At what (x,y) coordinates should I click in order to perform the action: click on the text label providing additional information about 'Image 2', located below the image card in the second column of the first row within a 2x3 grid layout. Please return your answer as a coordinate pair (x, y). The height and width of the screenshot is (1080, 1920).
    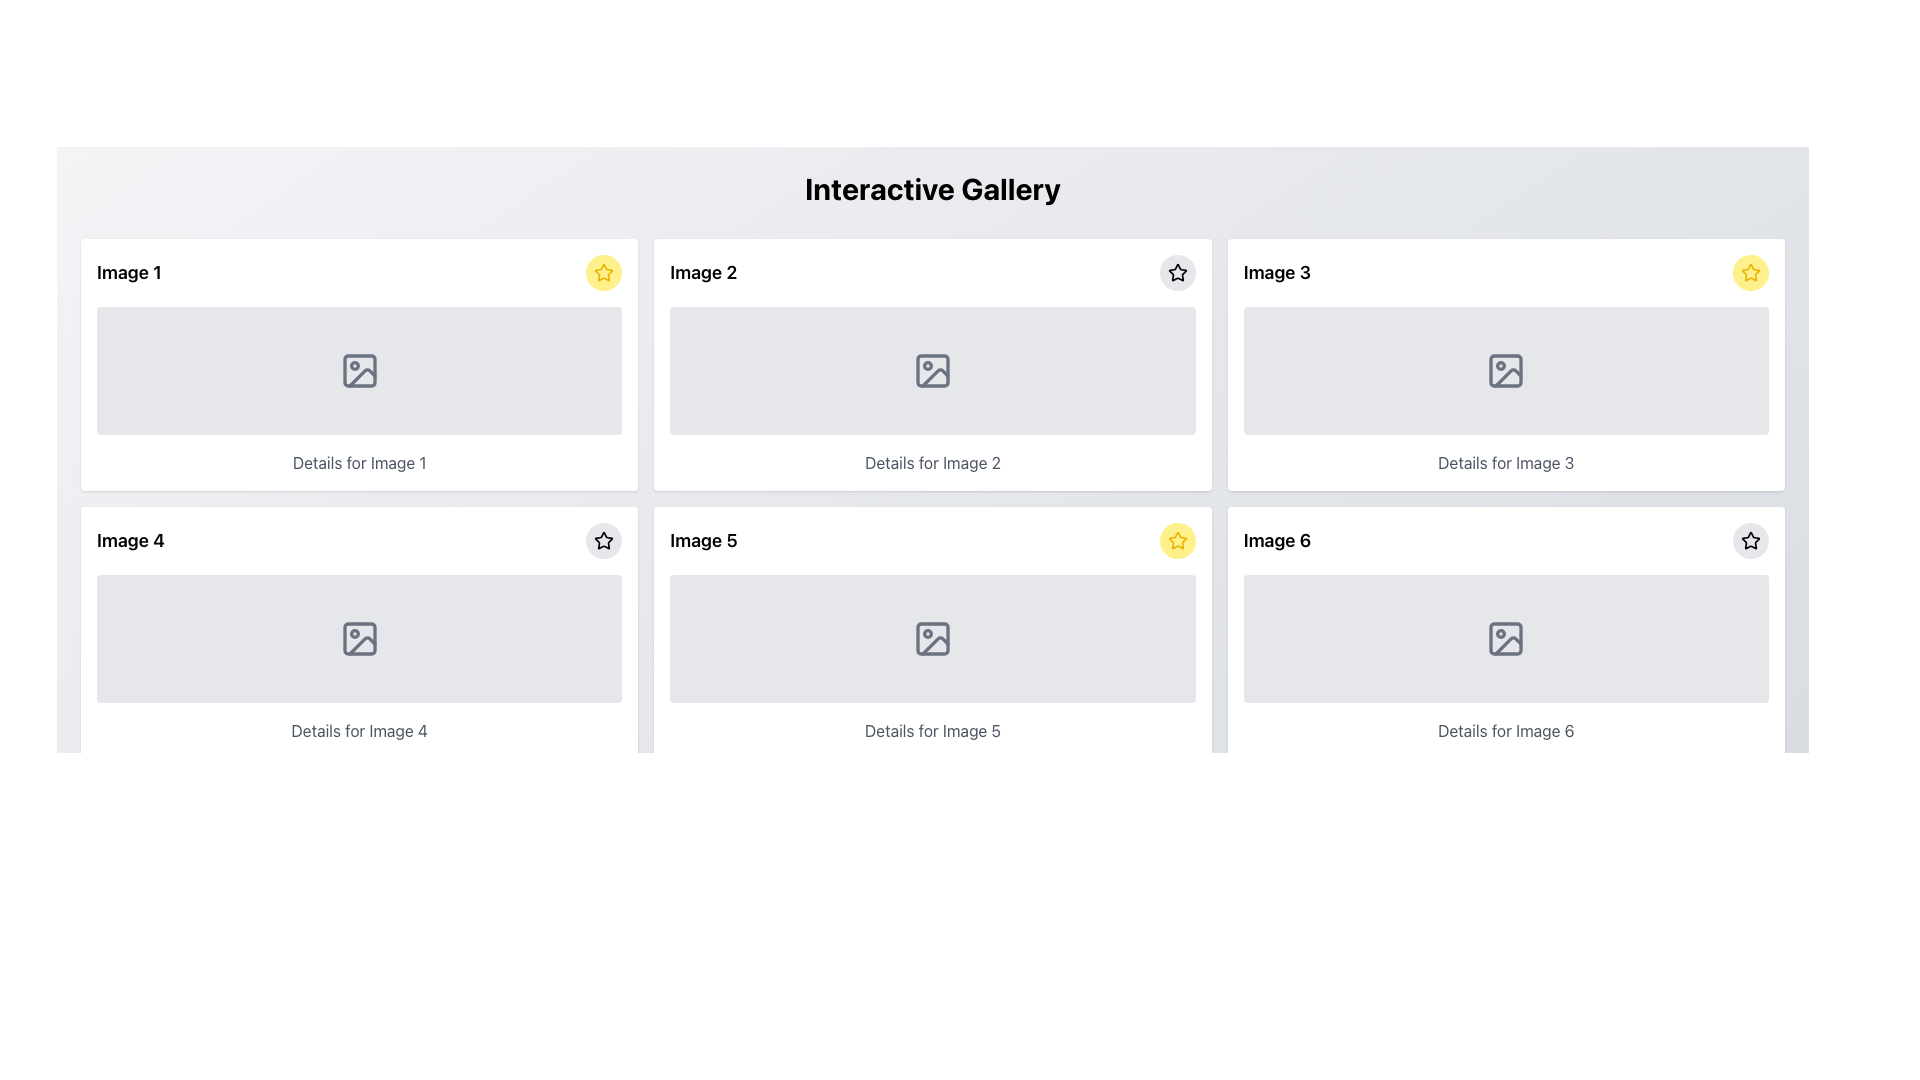
    Looking at the image, I should click on (931, 462).